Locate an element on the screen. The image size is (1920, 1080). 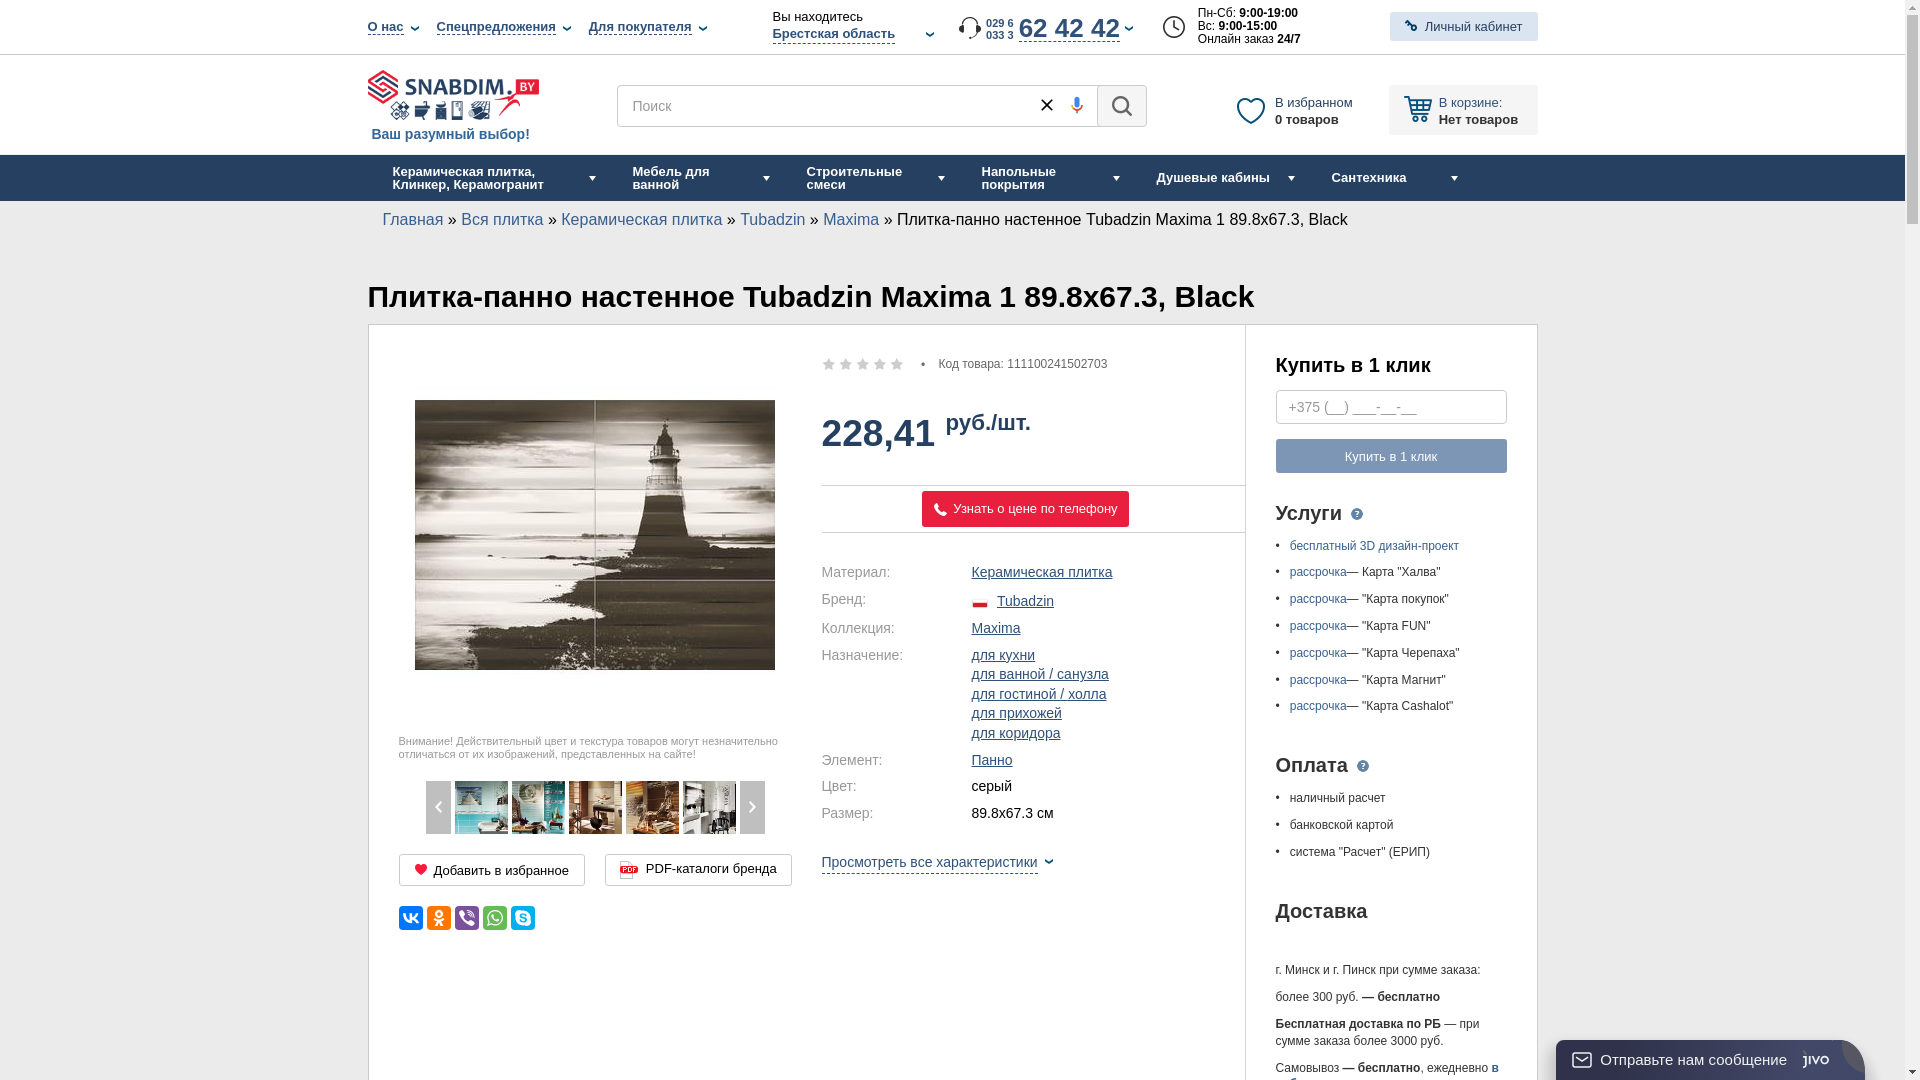
'Maxima' is located at coordinates (538, 806).